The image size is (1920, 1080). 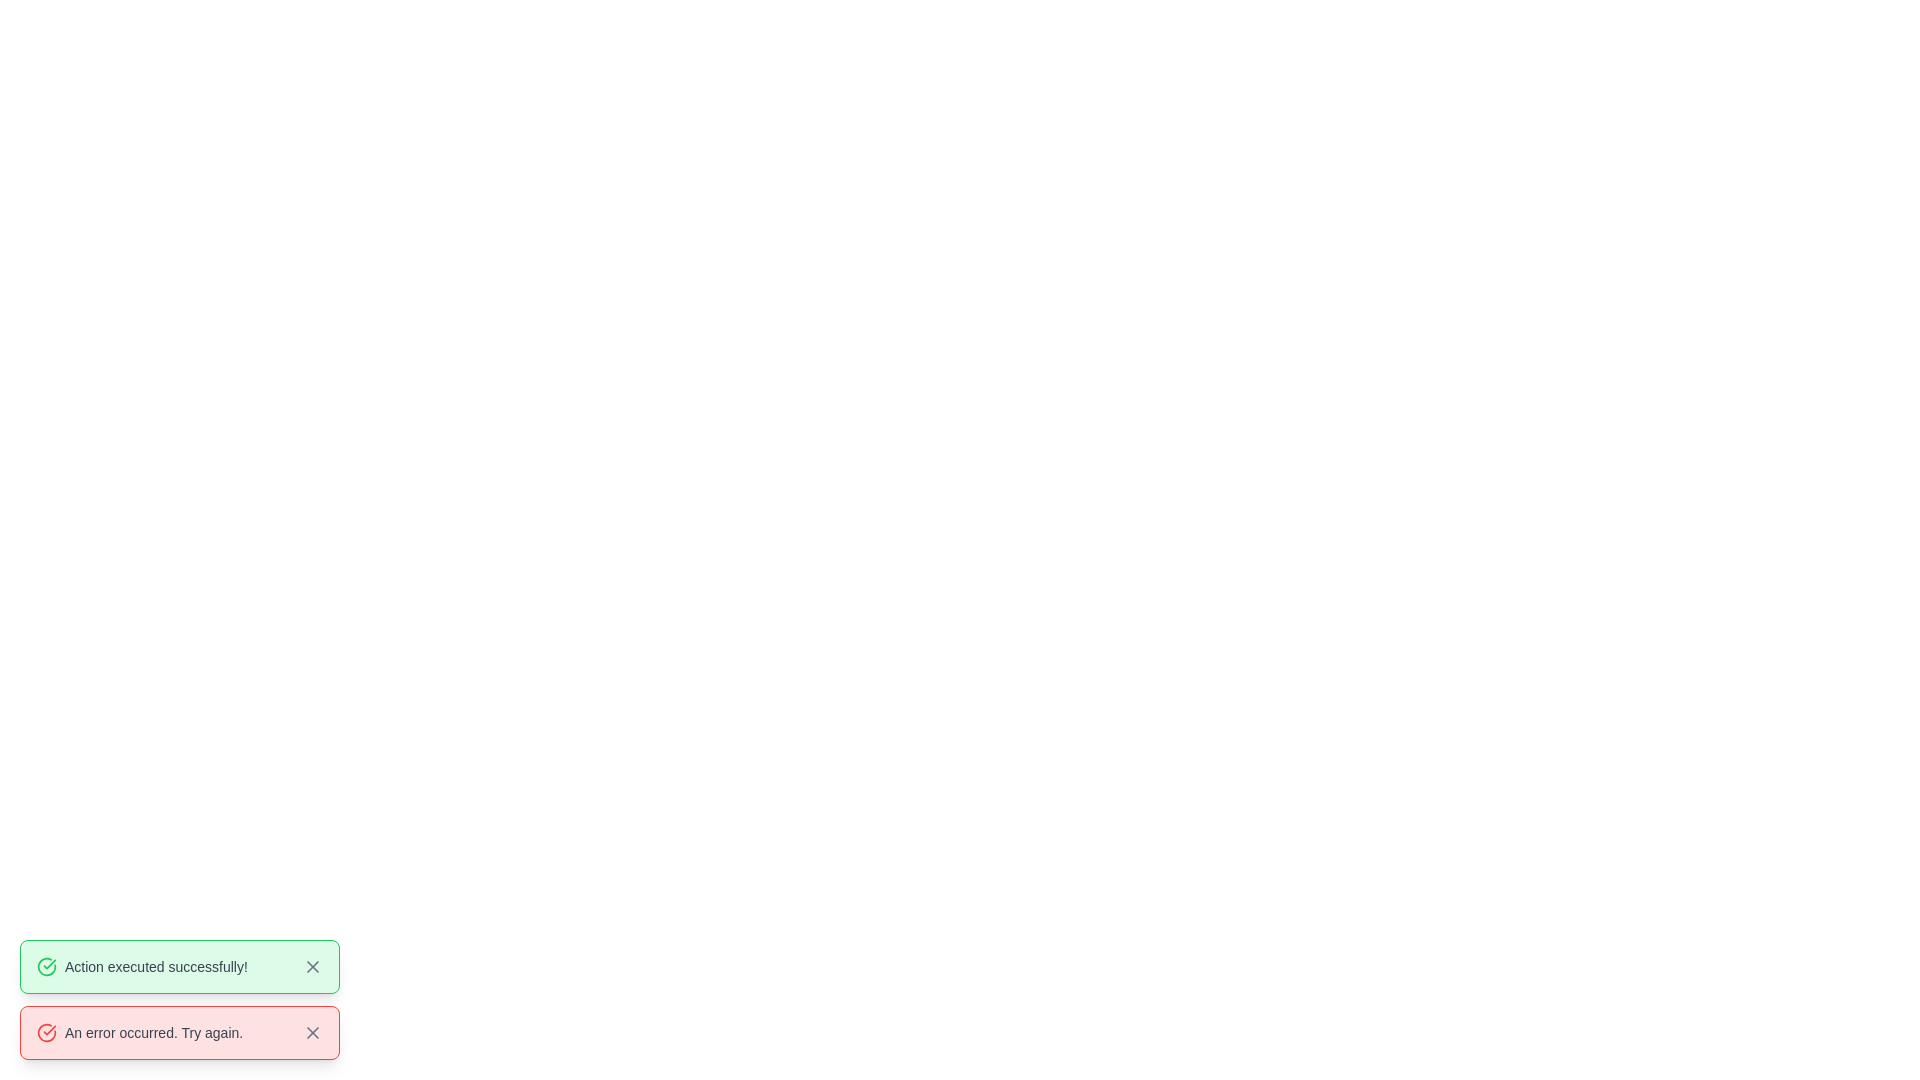 What do you see at coordinates (47, 1033) in the screenshot?
I see `the visual state of the error notification icon, which is the left-most icon in a horizontal alert box with a red background, indicating a problem or failed operation` at bounding box center [47, 1033].